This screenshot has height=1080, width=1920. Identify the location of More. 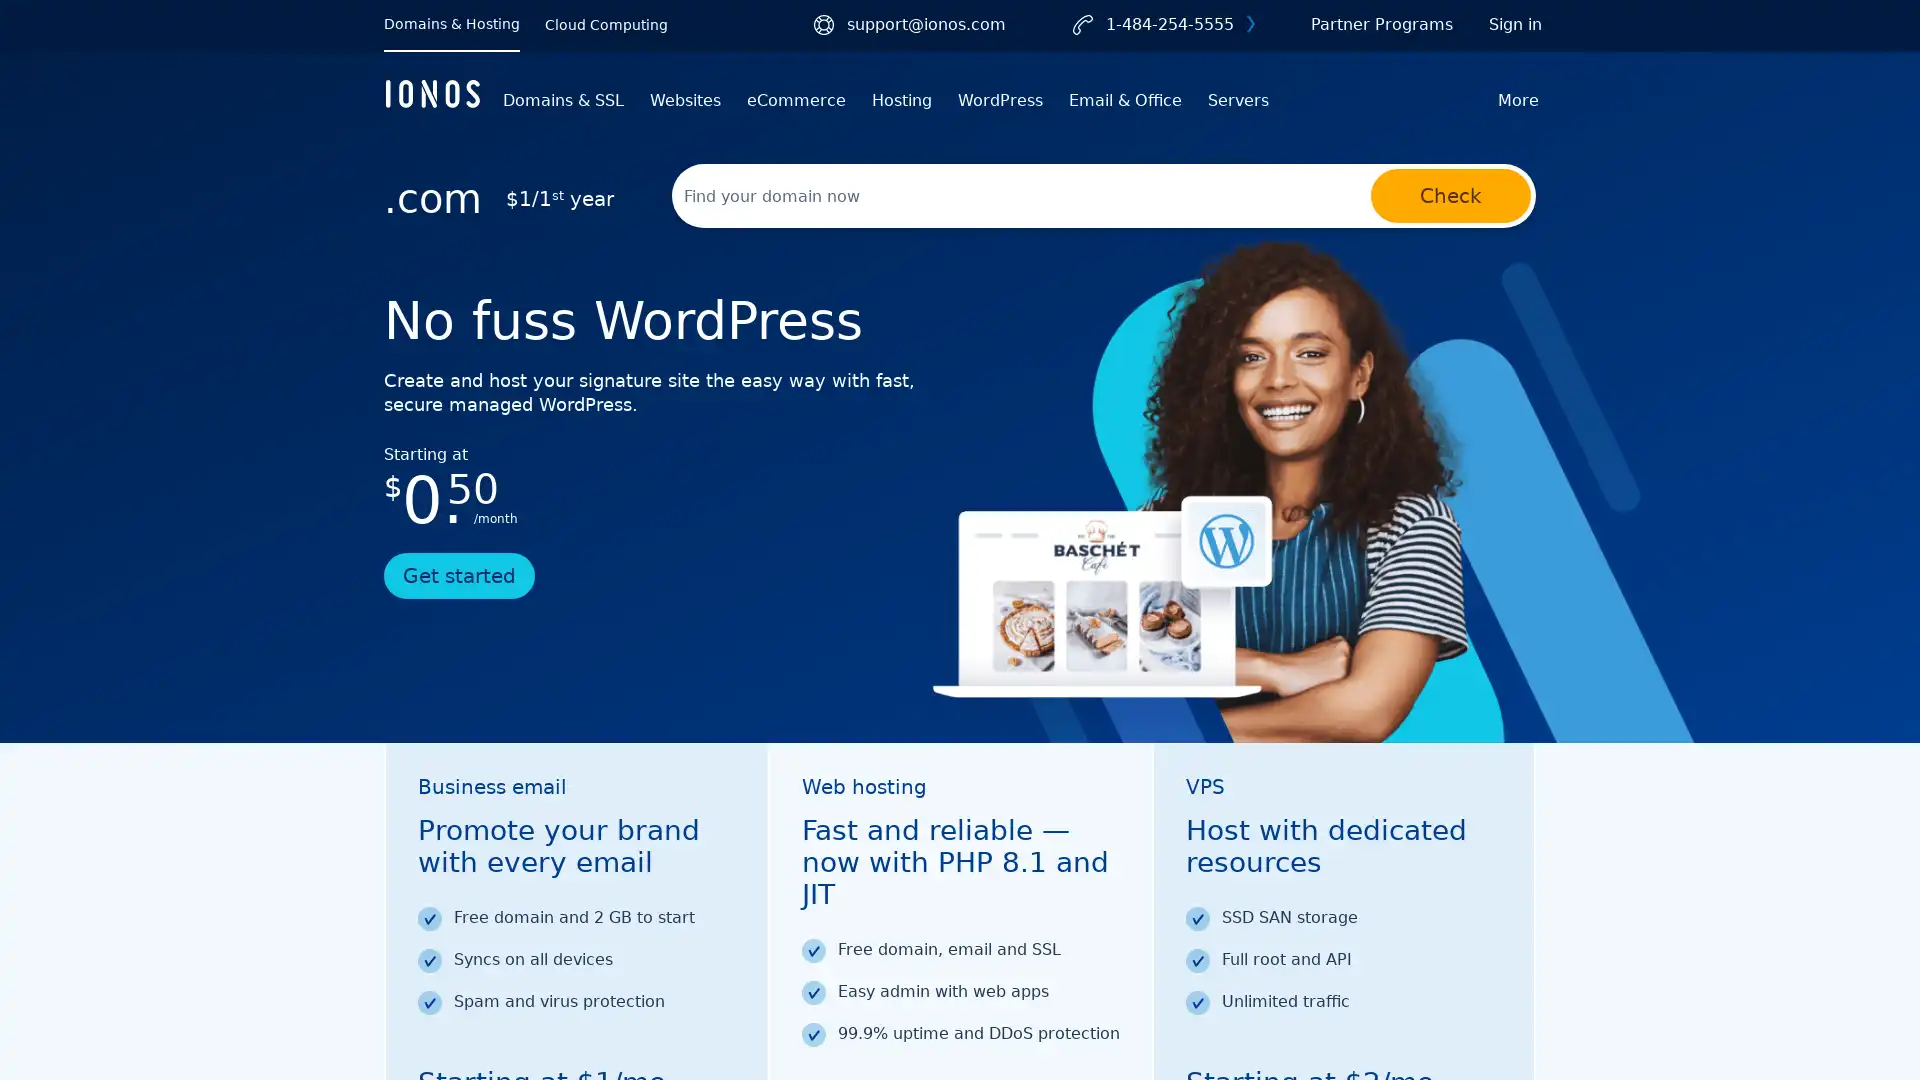
(1518, 100).